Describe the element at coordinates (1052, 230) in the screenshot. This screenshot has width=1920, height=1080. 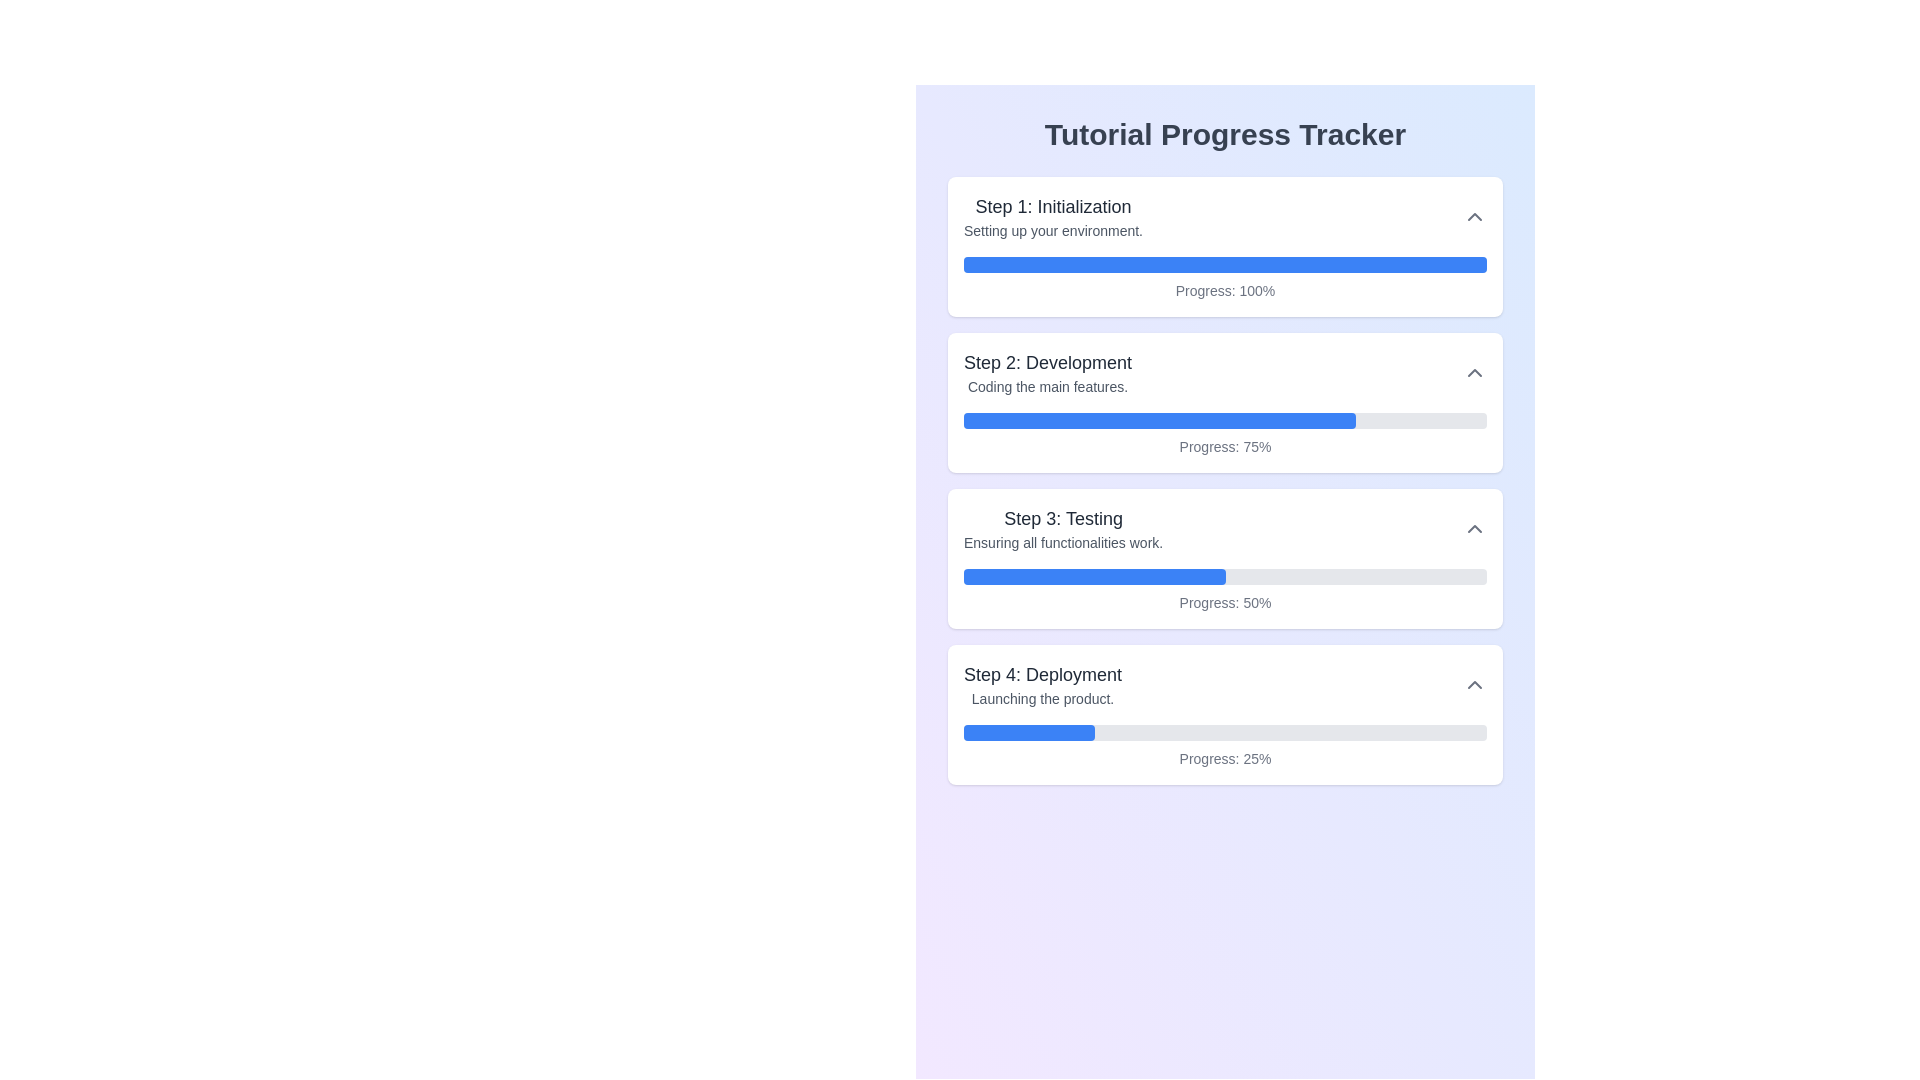
I see `the descriptive text positioned below the bold title 'Step 1: Initialization' in the progress tracker interface` at that location.